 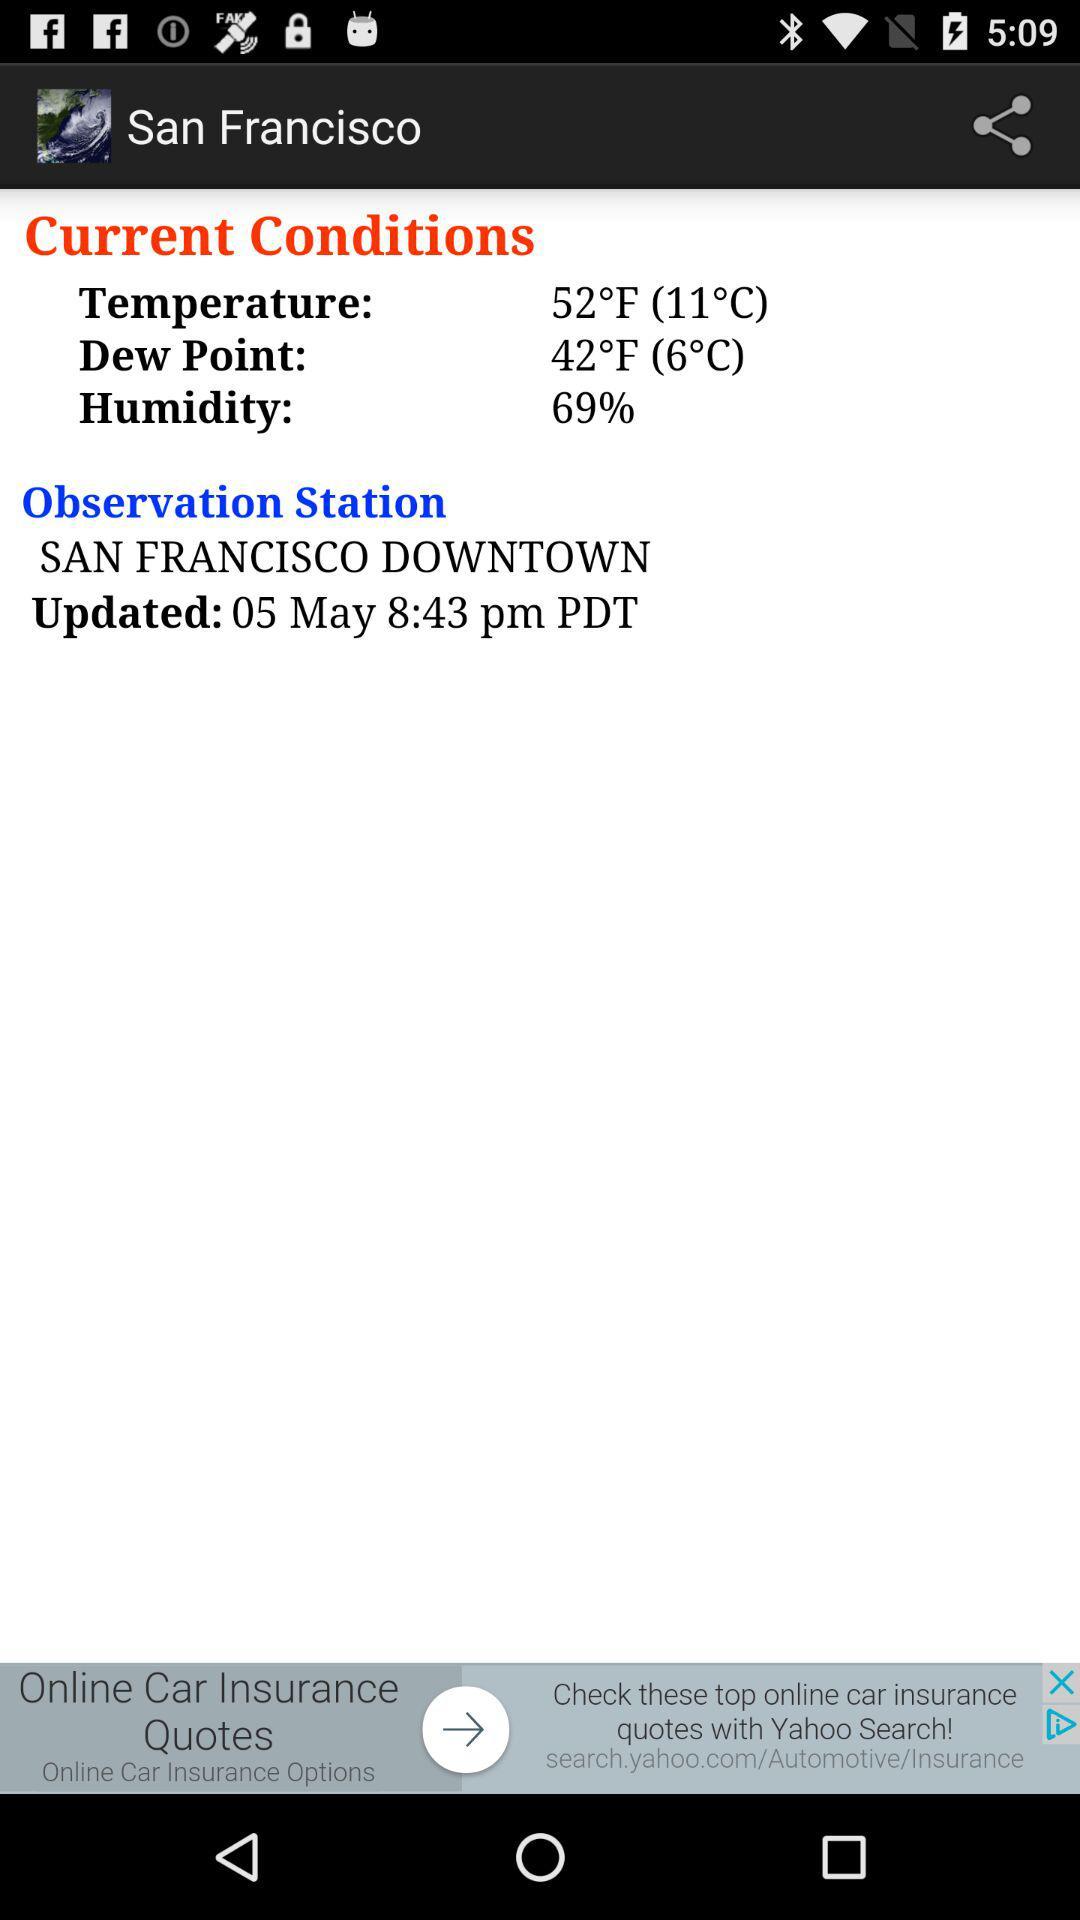 What do you see at coordinates (540, 1727) in the screenshot?
I see `advertisement` at bounding box center [540, 1727].